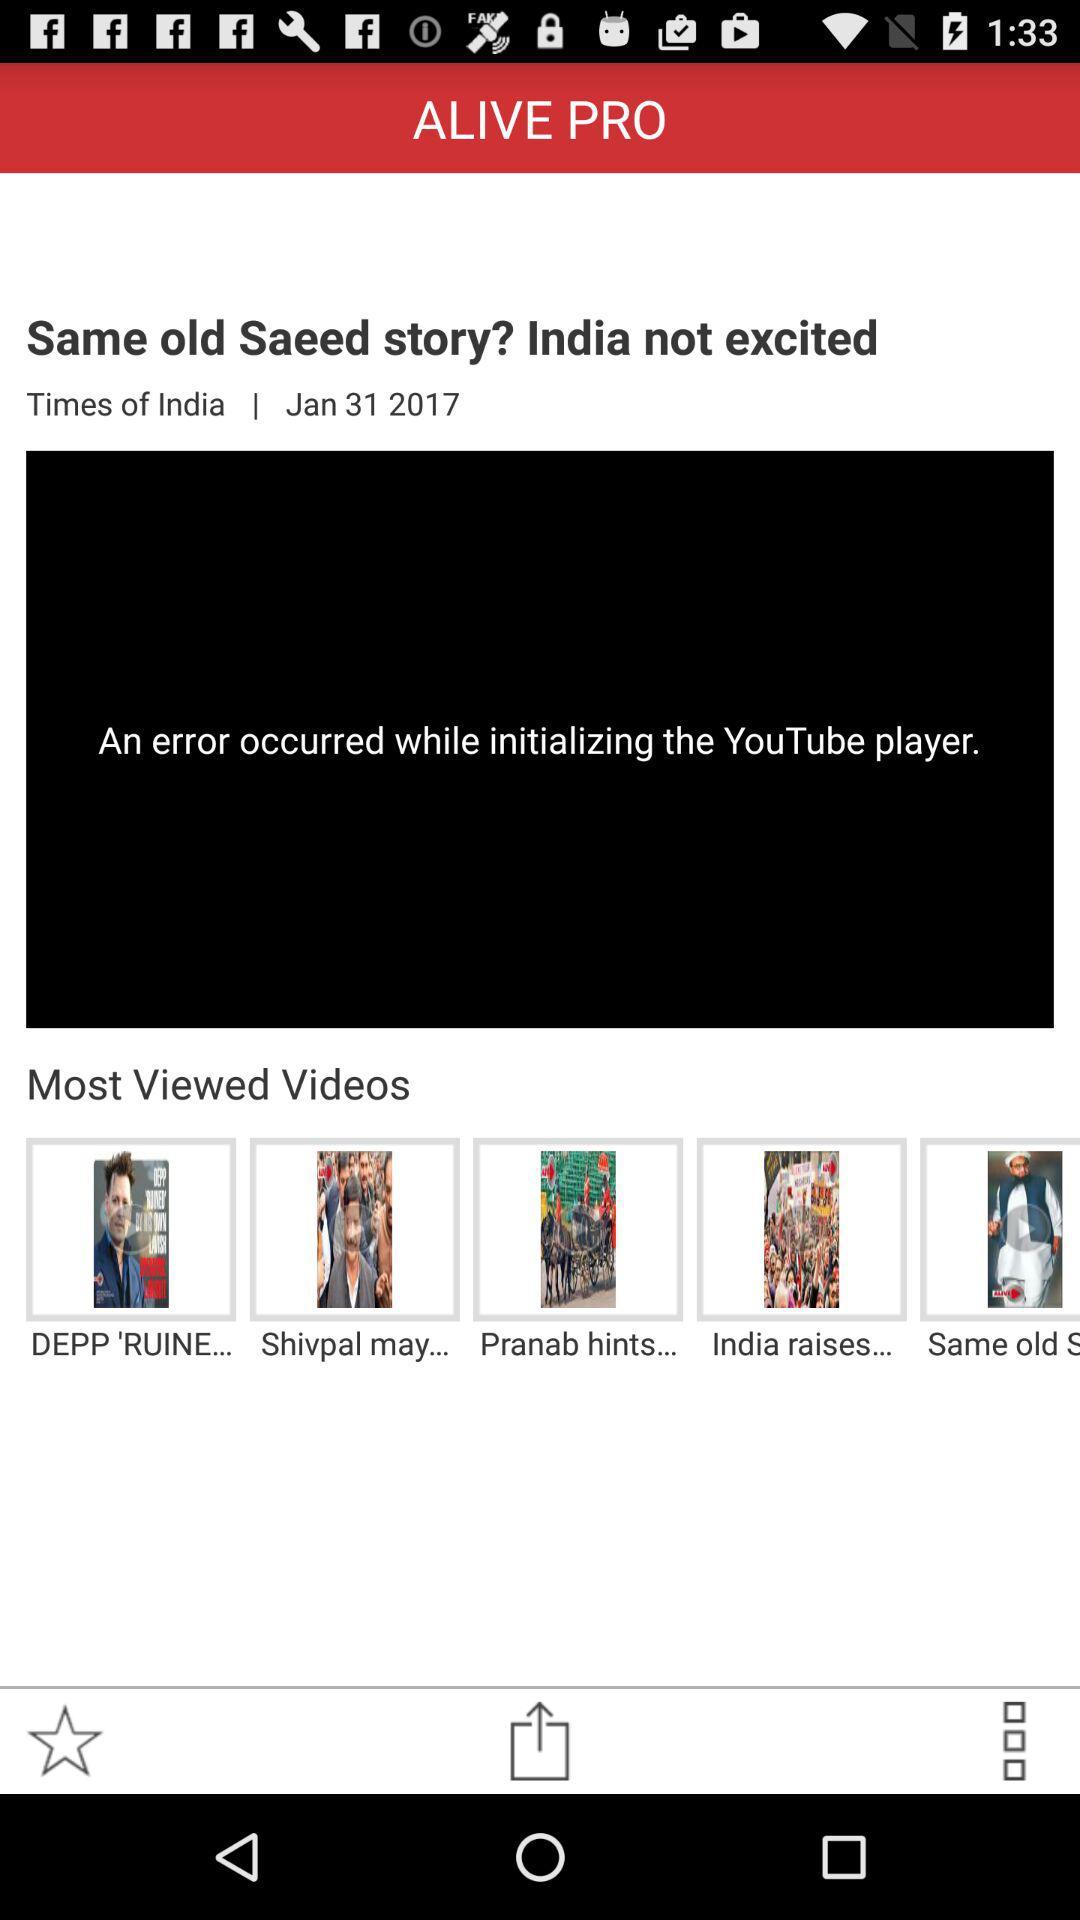  I want to click on send link, so click(538, 1740).